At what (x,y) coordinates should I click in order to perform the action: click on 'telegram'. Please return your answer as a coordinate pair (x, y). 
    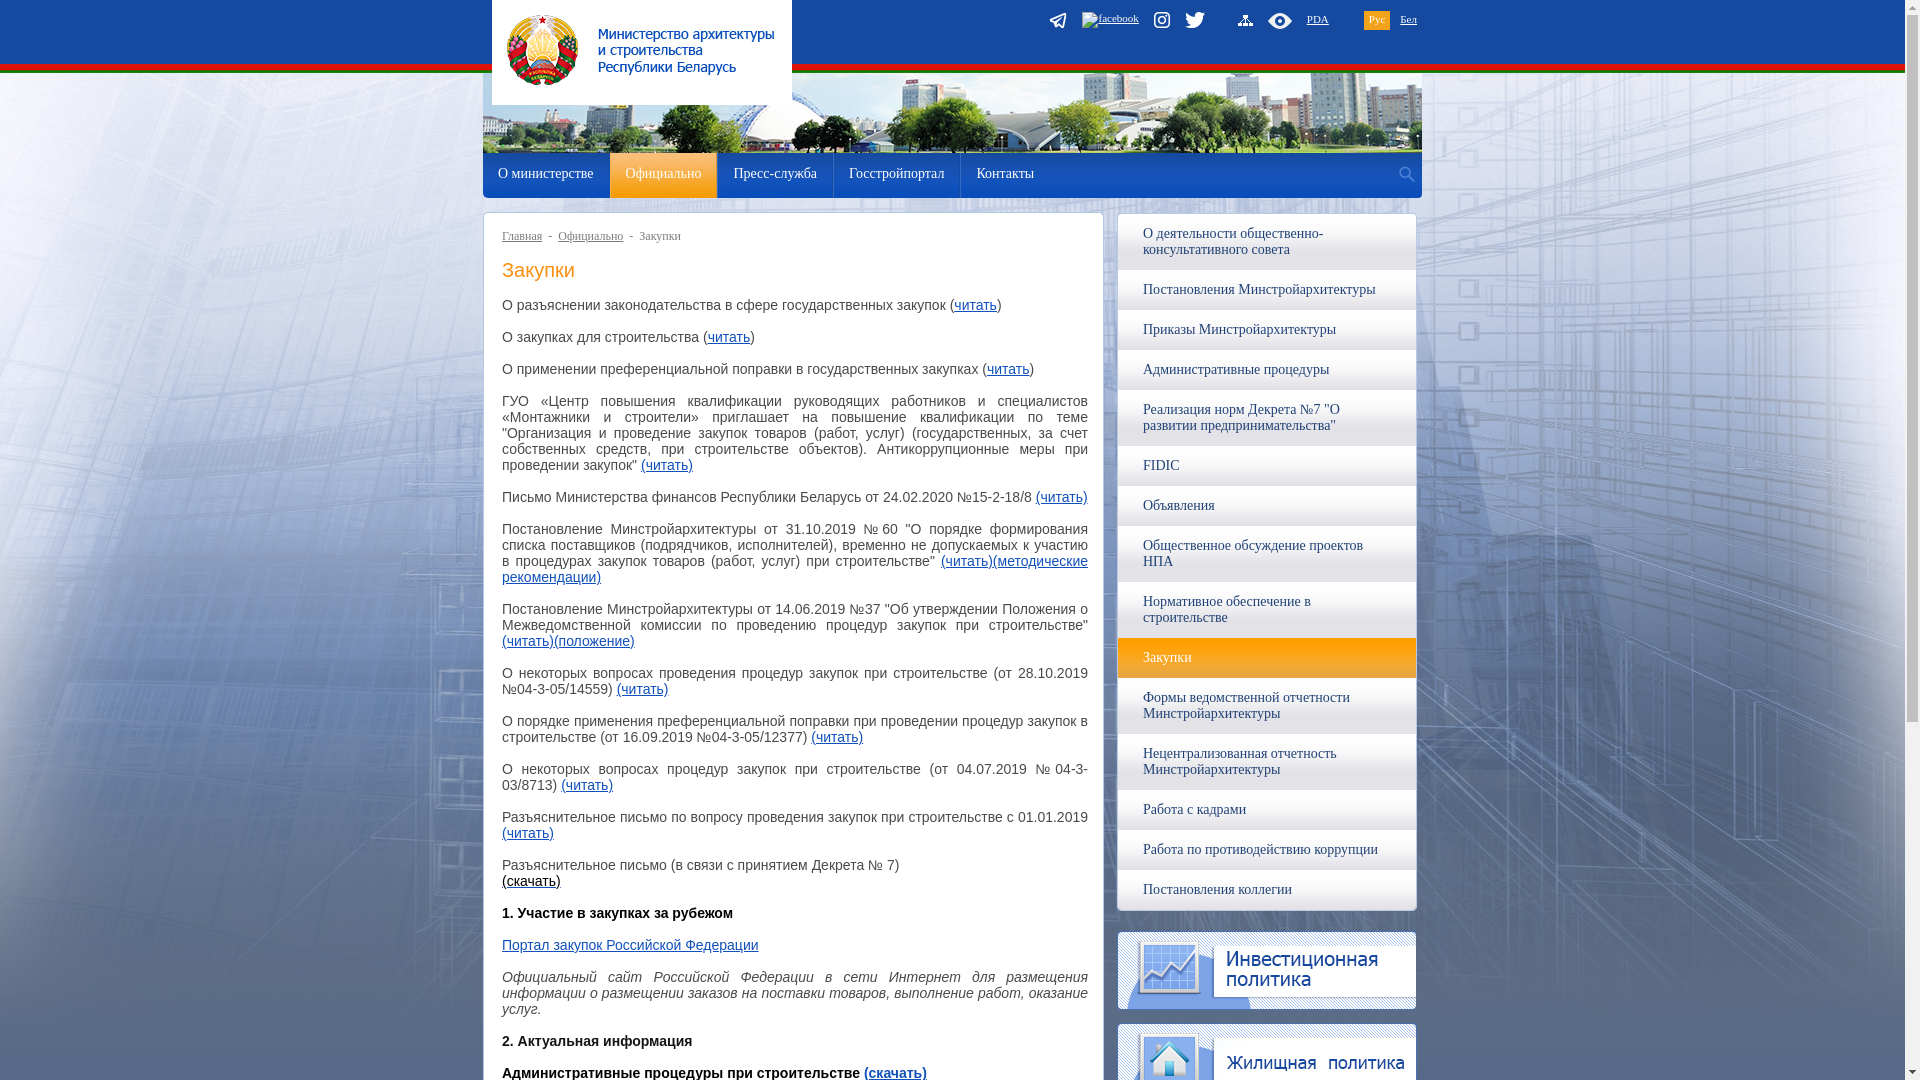
    Looking at the image, I should click on (1056, 21).